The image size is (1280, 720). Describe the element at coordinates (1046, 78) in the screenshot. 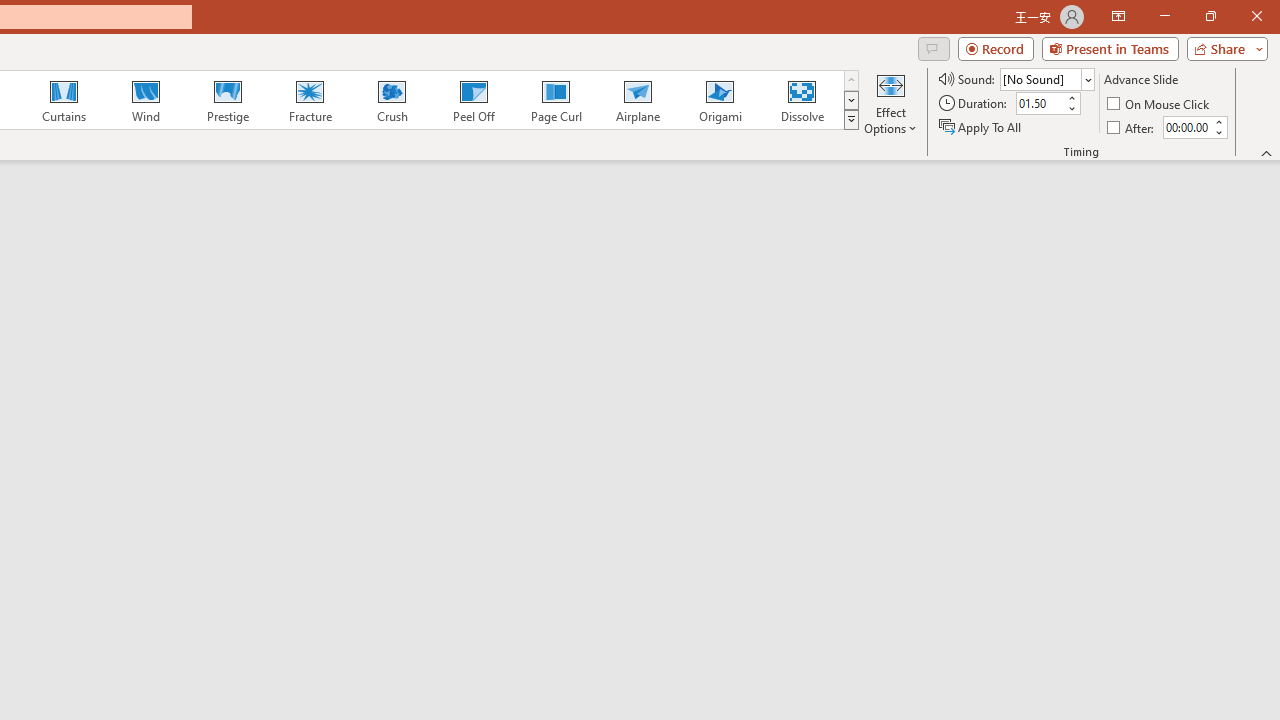

I see `'Sound'` at that location.